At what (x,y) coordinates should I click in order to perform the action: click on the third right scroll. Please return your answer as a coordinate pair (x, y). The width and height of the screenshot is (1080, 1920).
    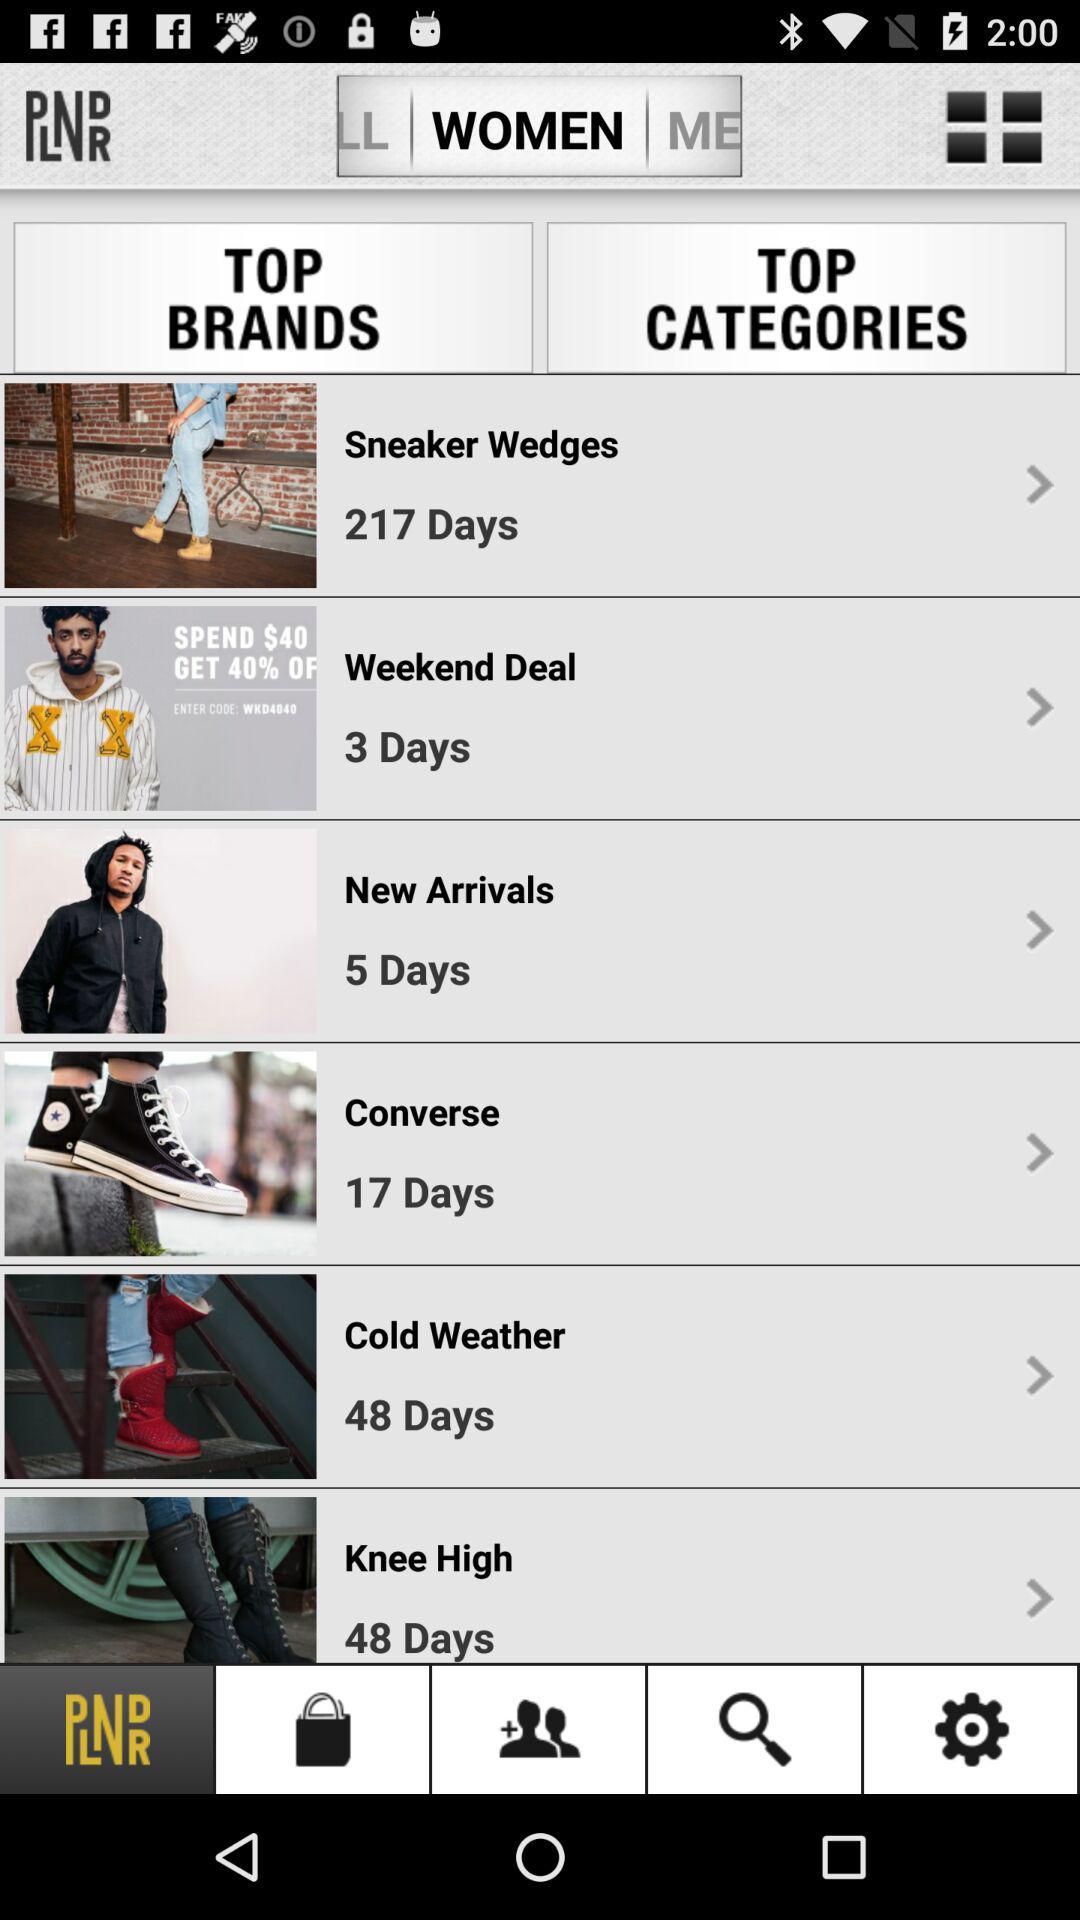
    Looking at the image, I should click on (1038, 929).